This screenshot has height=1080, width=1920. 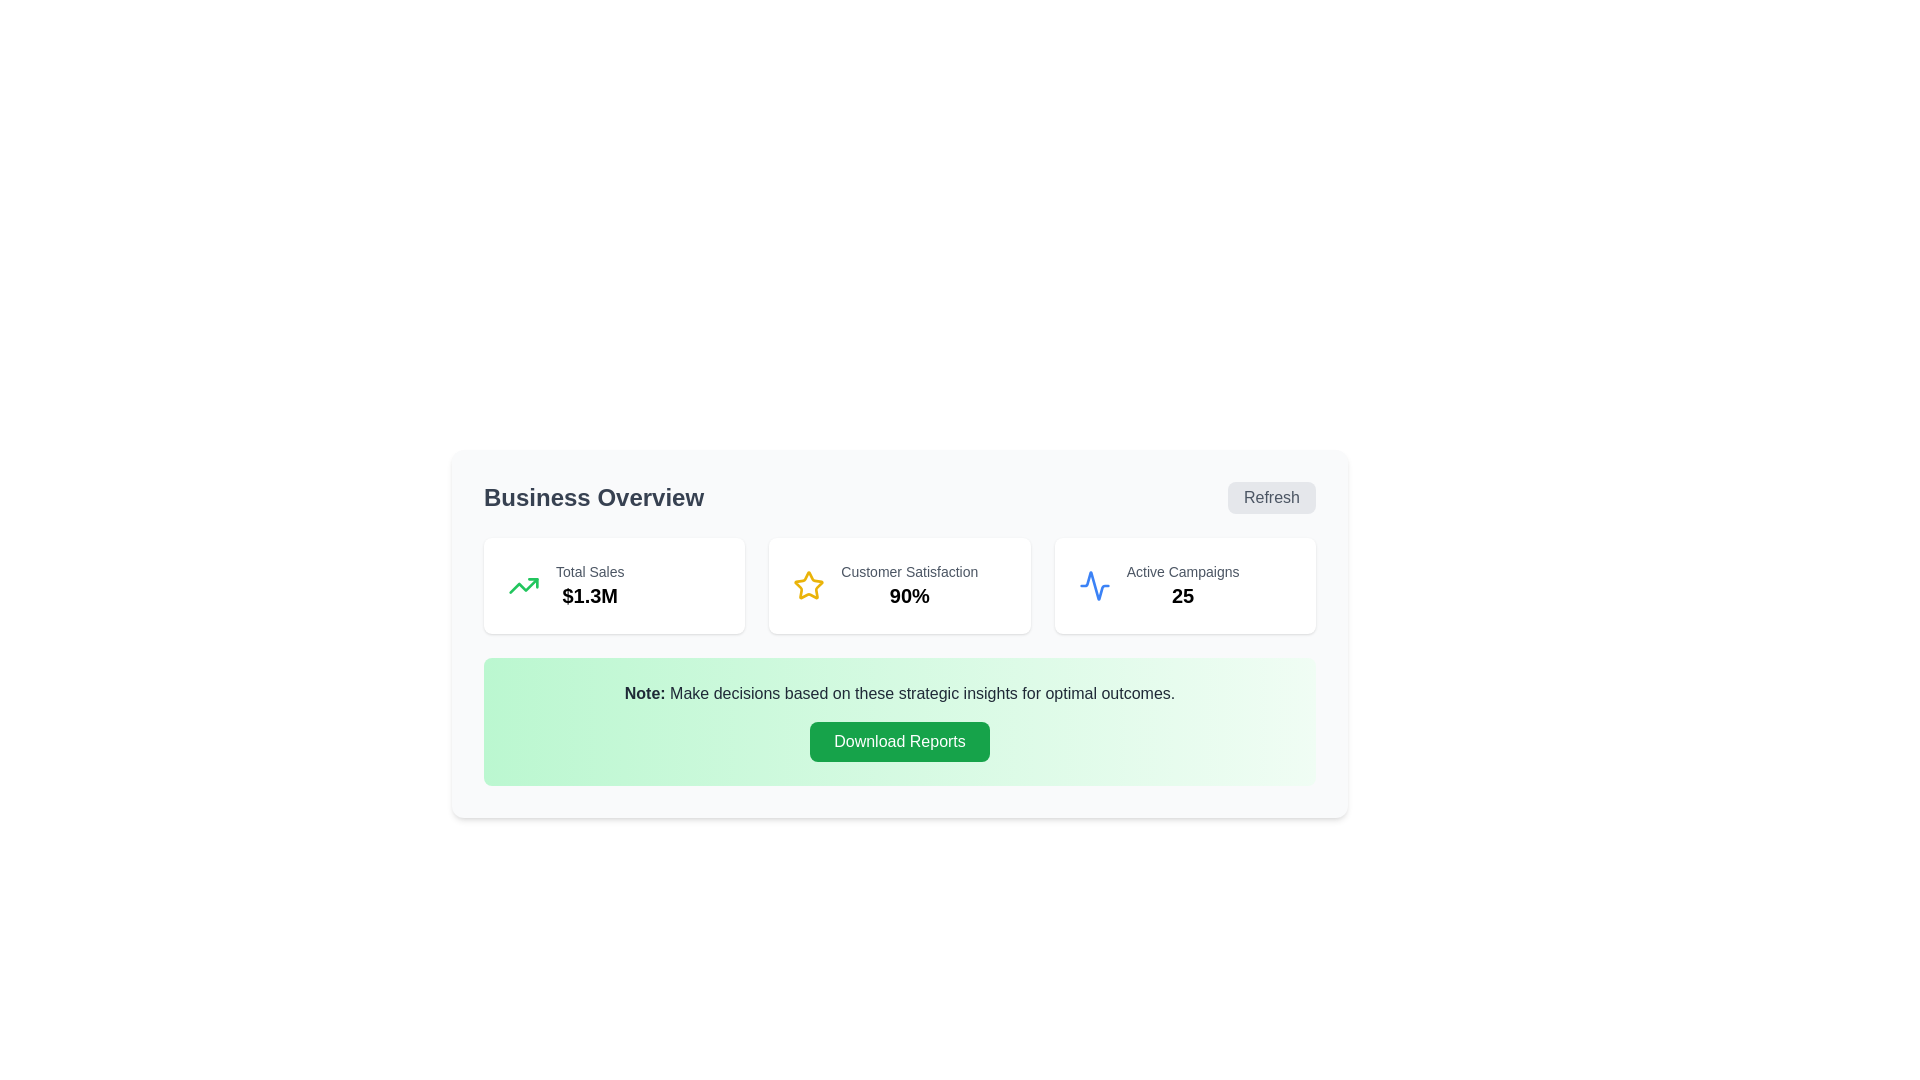 I want to click on the download reports button located in the 'Note' section, which is the last interactive element below the text 'Note: Make decisions based on these strategic insights for optimal outcomes.', so click(x=899, y=741).